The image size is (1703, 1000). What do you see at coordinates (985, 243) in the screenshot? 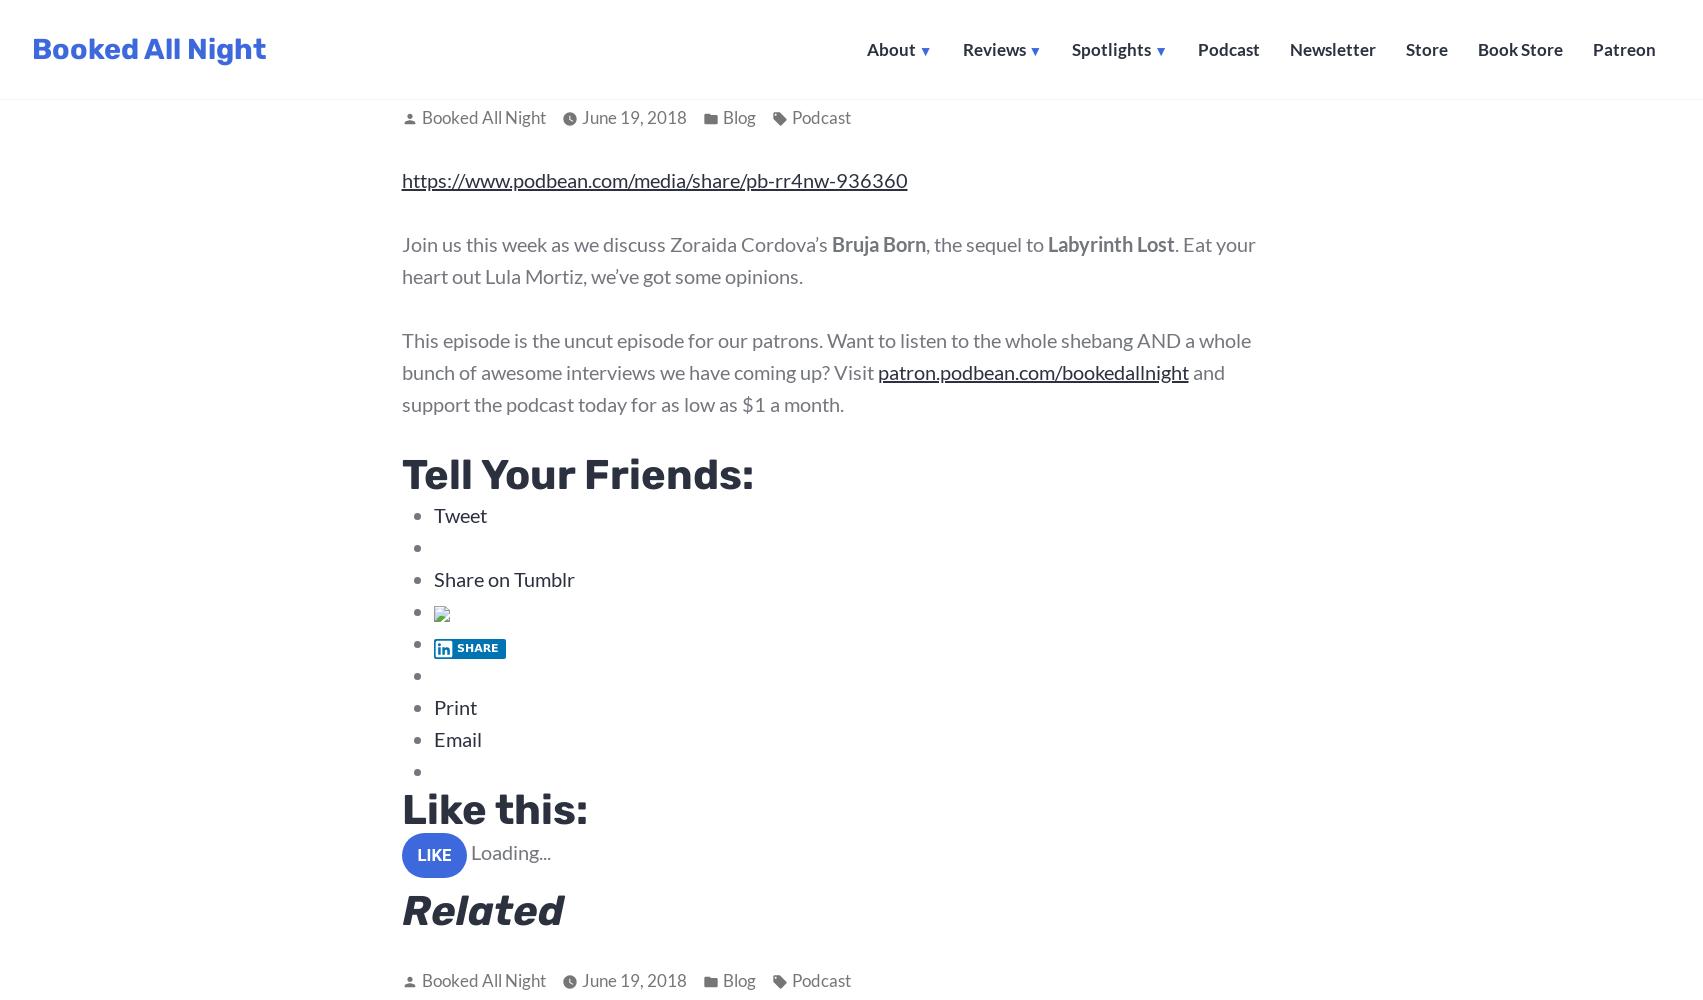
I see `', the sequel to'` at bounding box center [985, 243].